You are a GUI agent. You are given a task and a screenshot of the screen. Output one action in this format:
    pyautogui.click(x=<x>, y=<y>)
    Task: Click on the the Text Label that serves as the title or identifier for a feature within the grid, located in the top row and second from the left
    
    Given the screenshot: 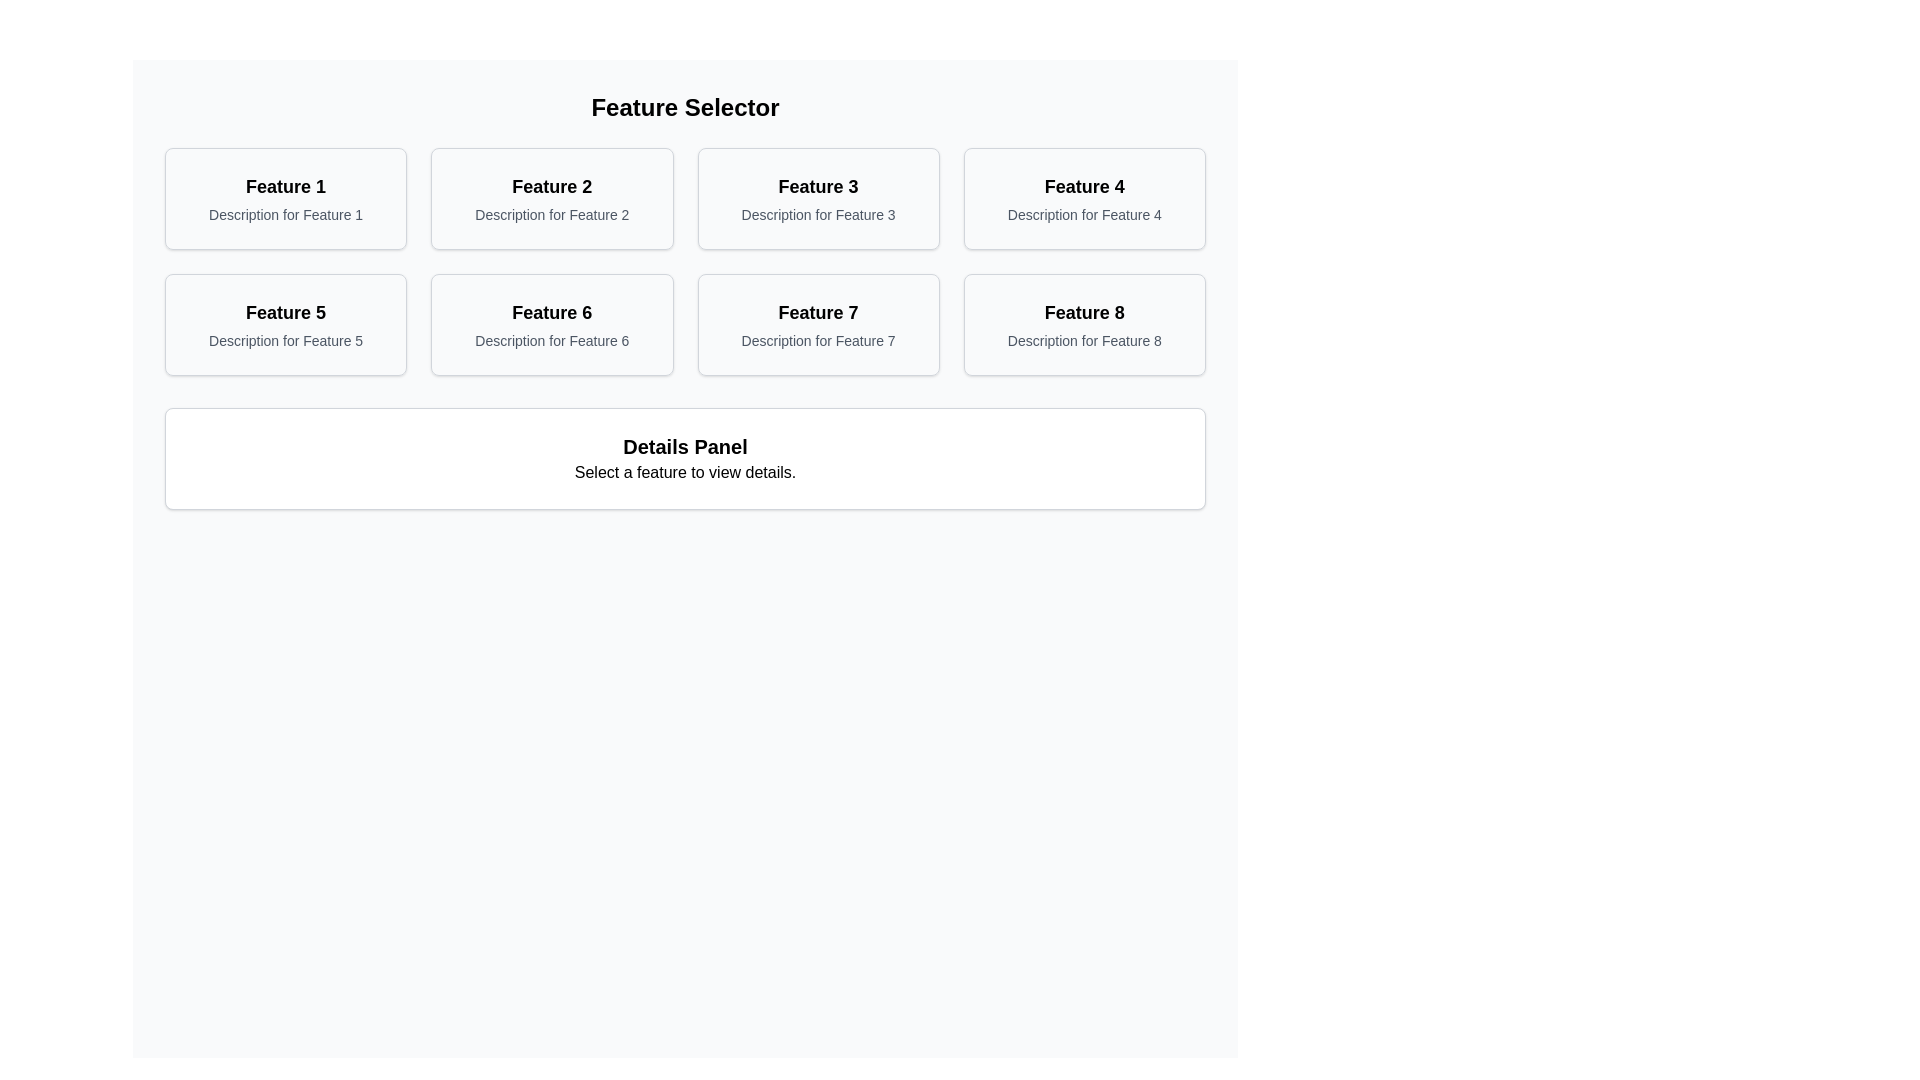 What is the action you would take?
    pyautogui.click(x=552, y=186)
    